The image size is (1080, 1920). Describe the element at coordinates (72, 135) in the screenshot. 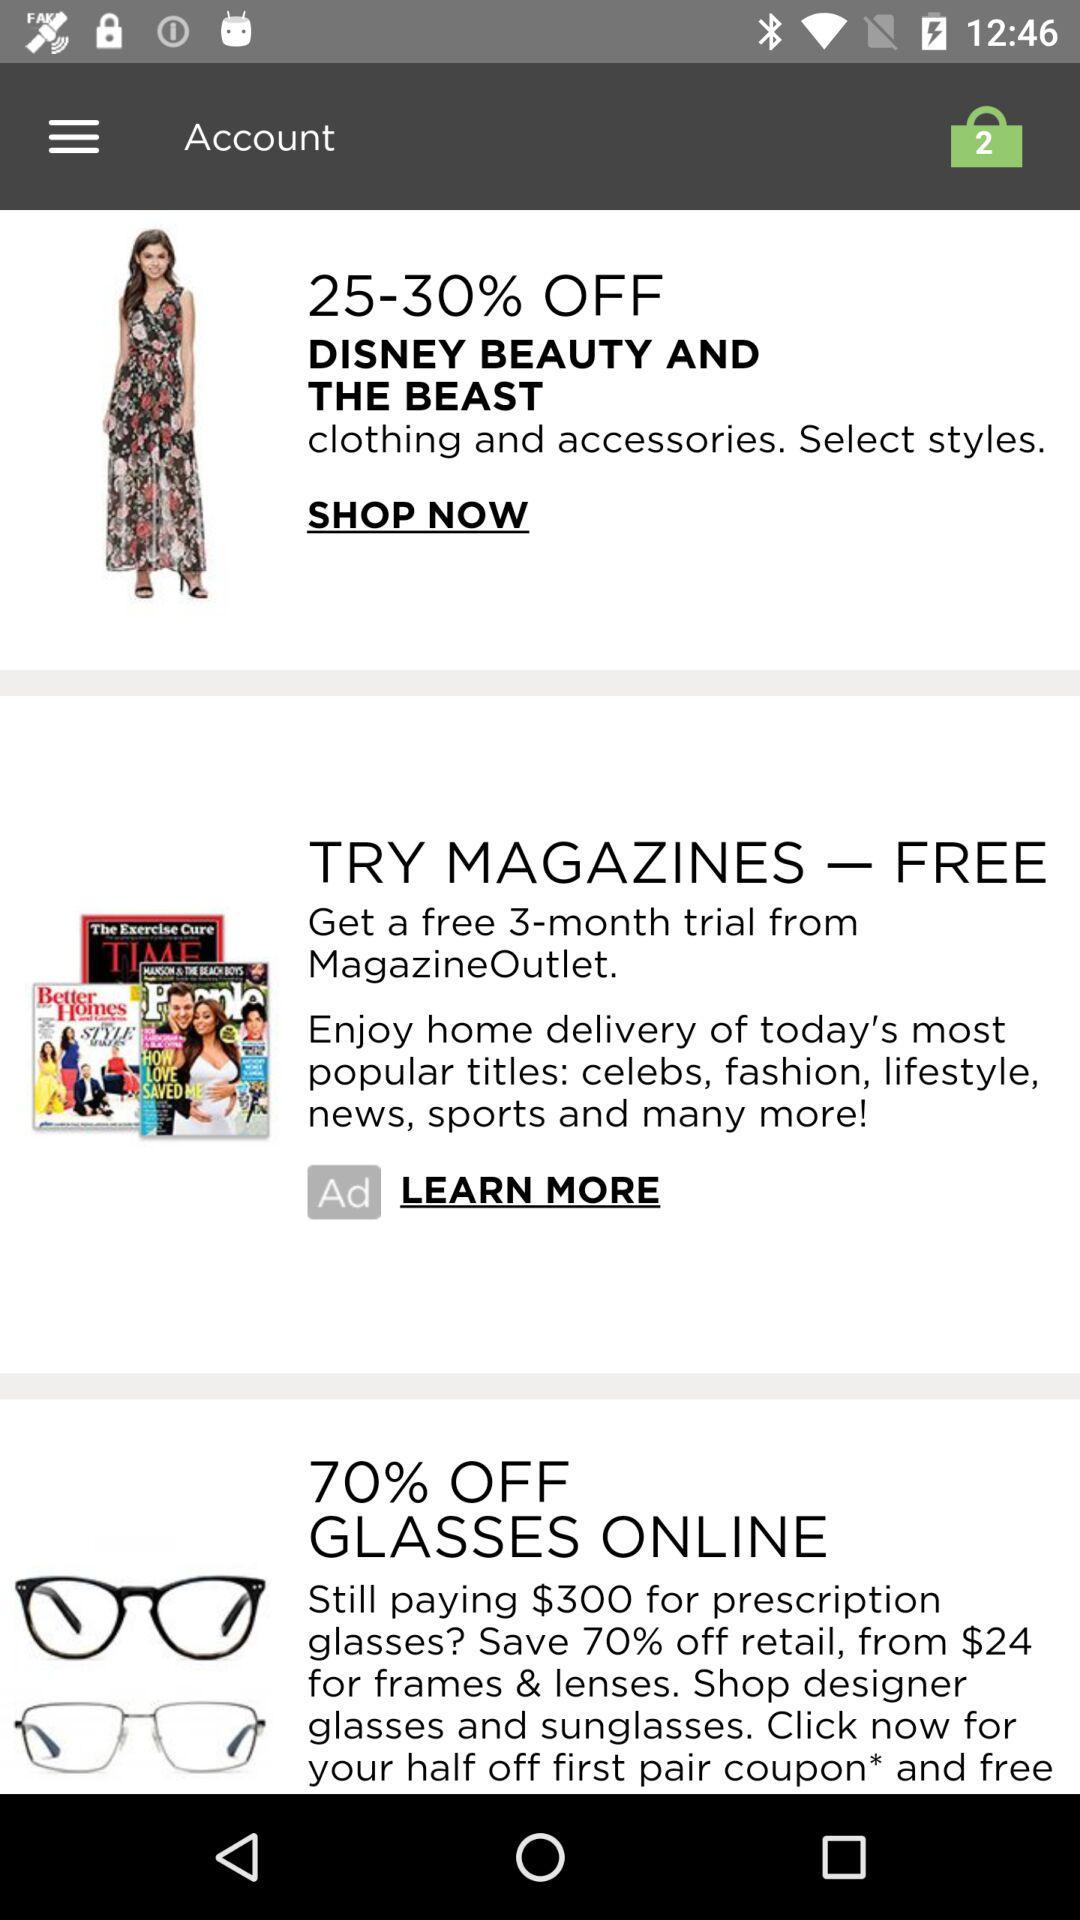

I see `the menu icon` at that location.